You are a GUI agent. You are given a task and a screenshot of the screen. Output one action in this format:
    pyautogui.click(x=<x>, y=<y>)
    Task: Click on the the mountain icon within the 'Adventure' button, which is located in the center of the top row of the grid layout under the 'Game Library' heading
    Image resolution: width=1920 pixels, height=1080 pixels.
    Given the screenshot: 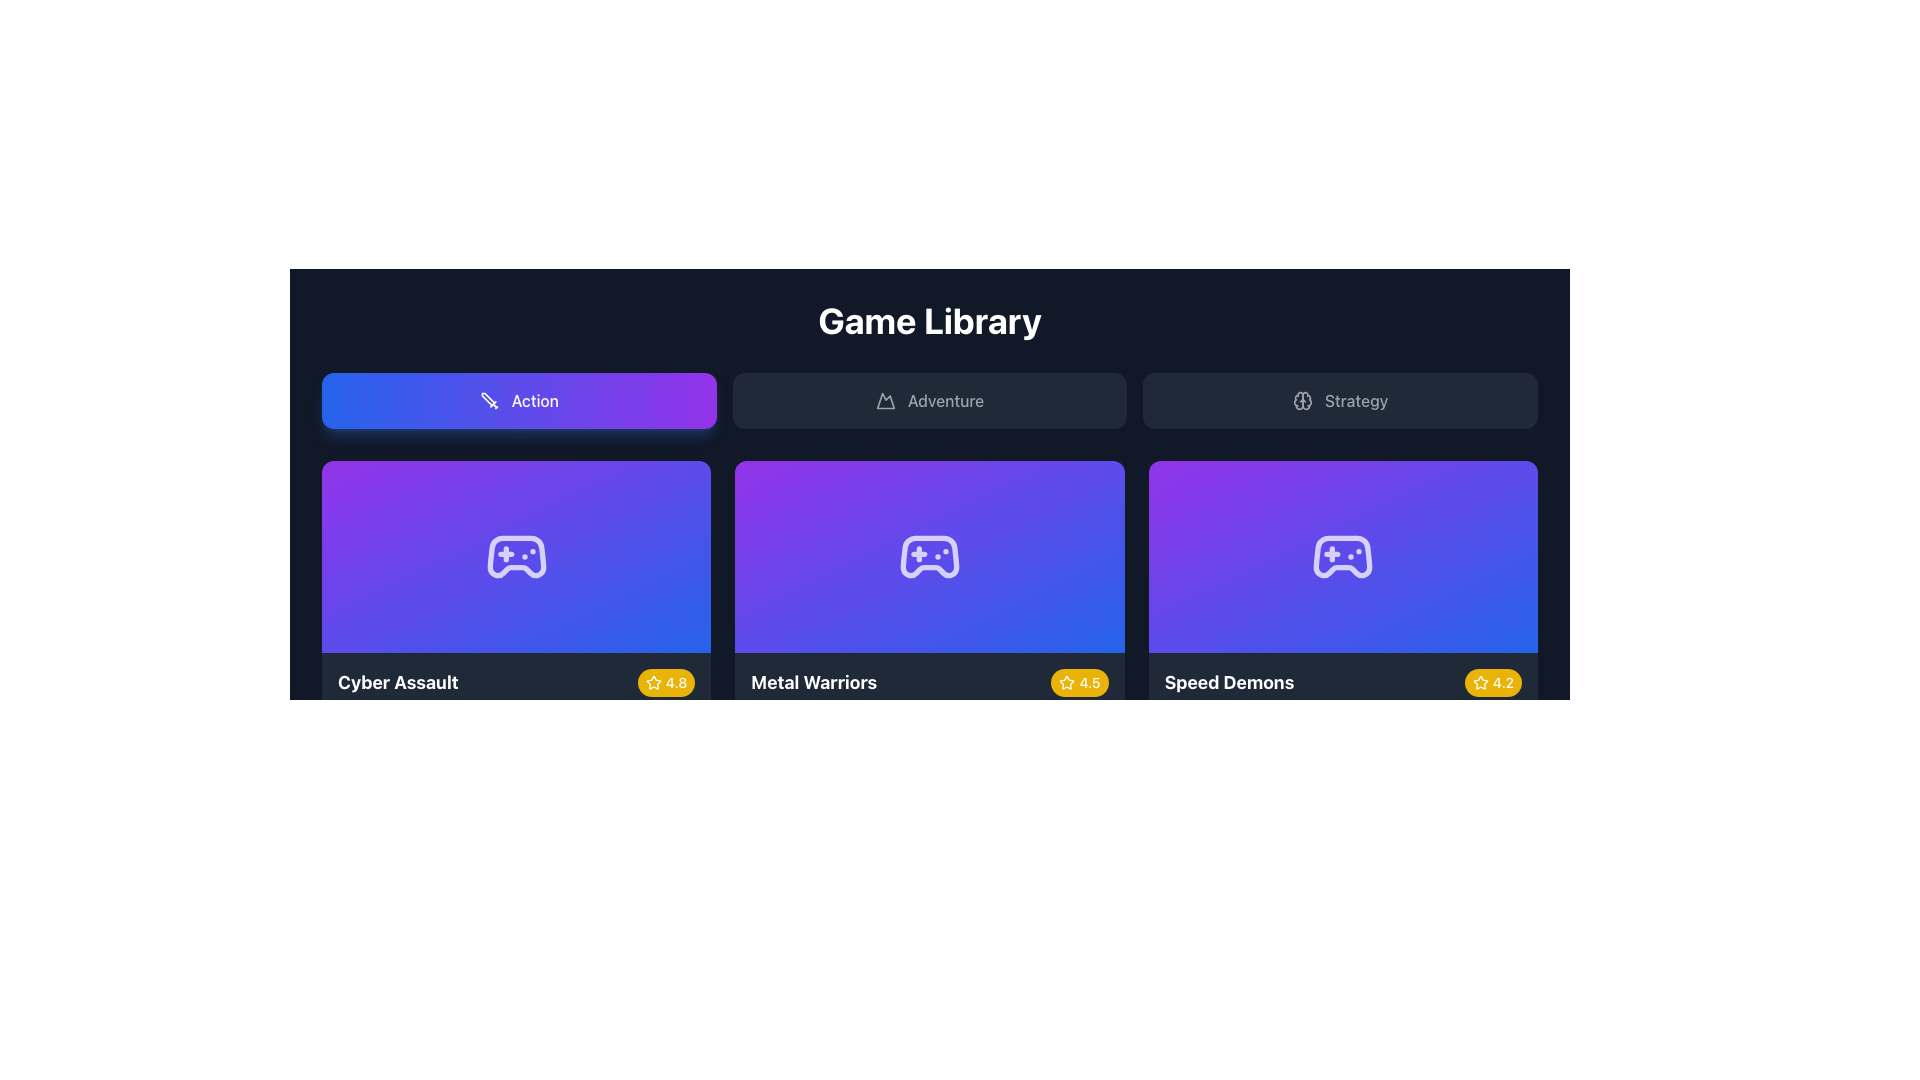 What is the action you would take?
    pyautogui.click(x=884, y=401)
    